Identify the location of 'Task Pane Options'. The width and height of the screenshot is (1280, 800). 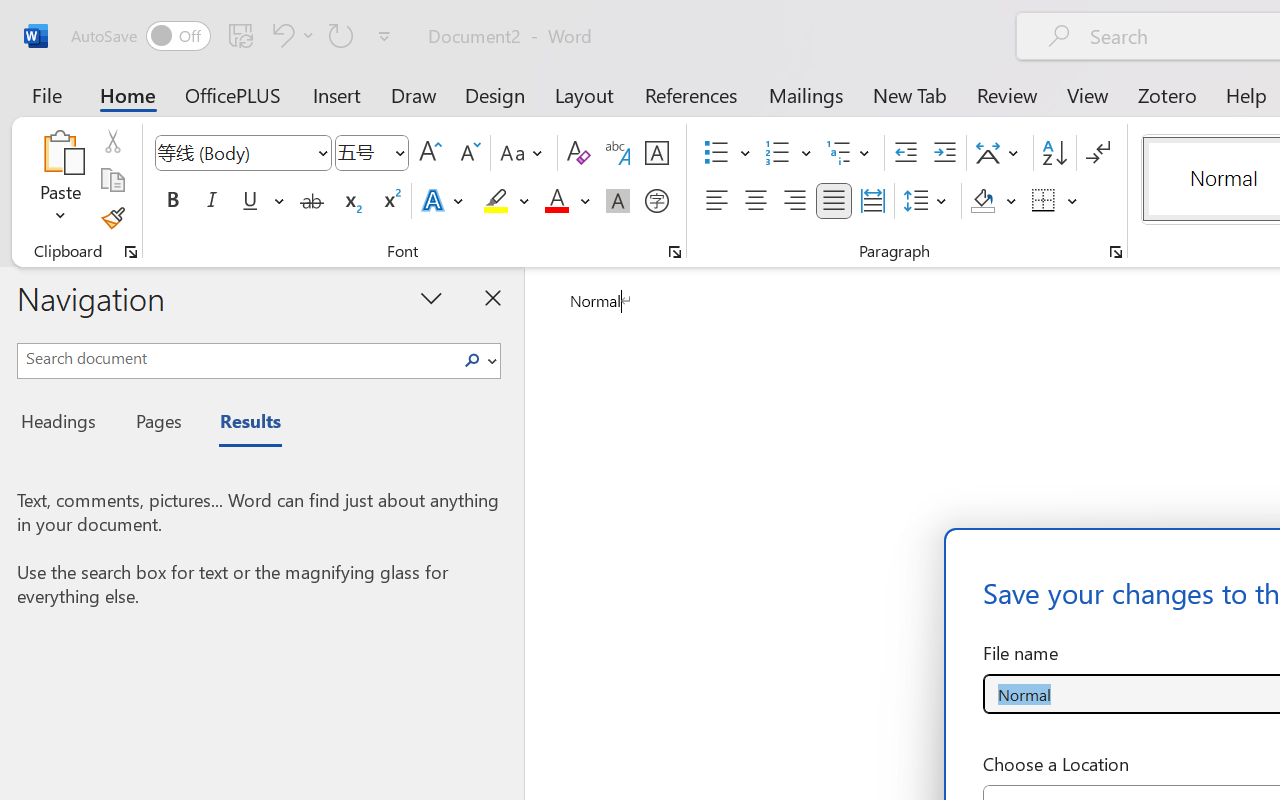
(431, 297).